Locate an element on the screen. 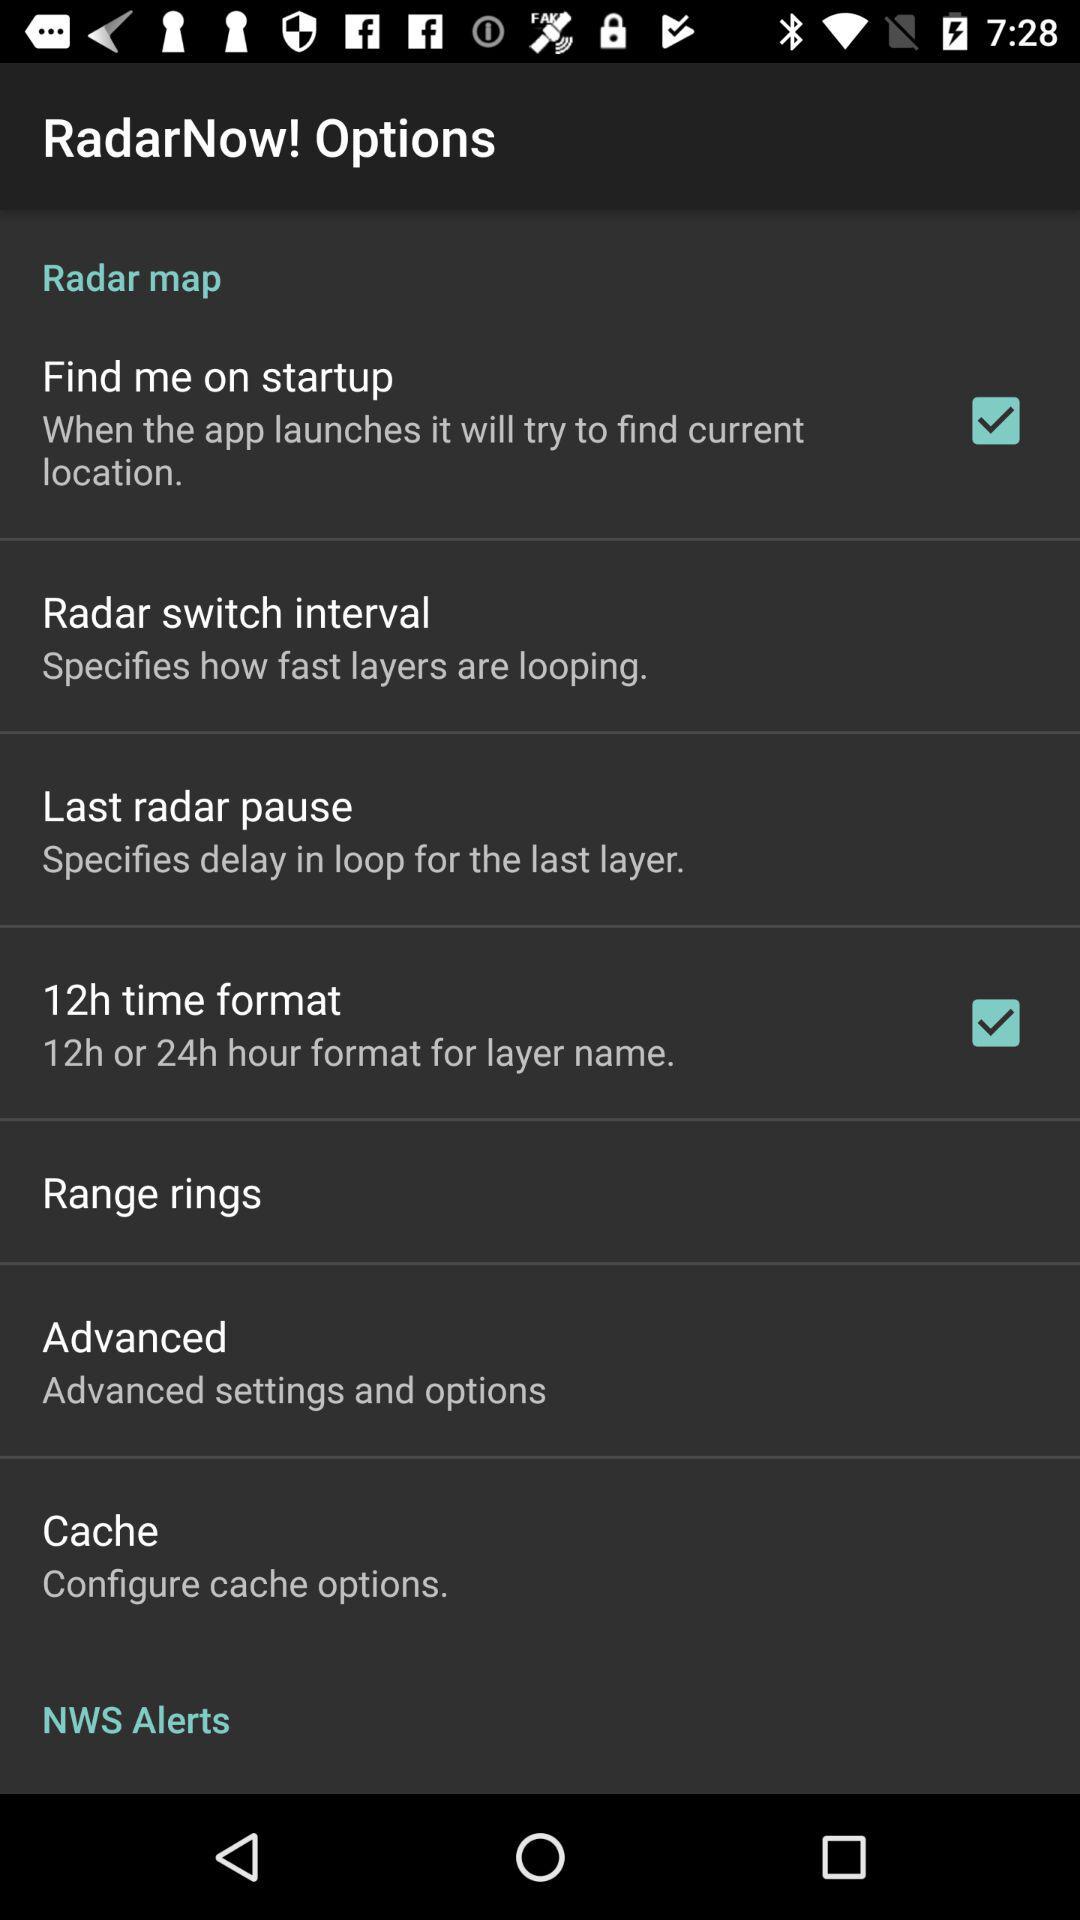  last radar pause item is located at coordinates (197, 804).